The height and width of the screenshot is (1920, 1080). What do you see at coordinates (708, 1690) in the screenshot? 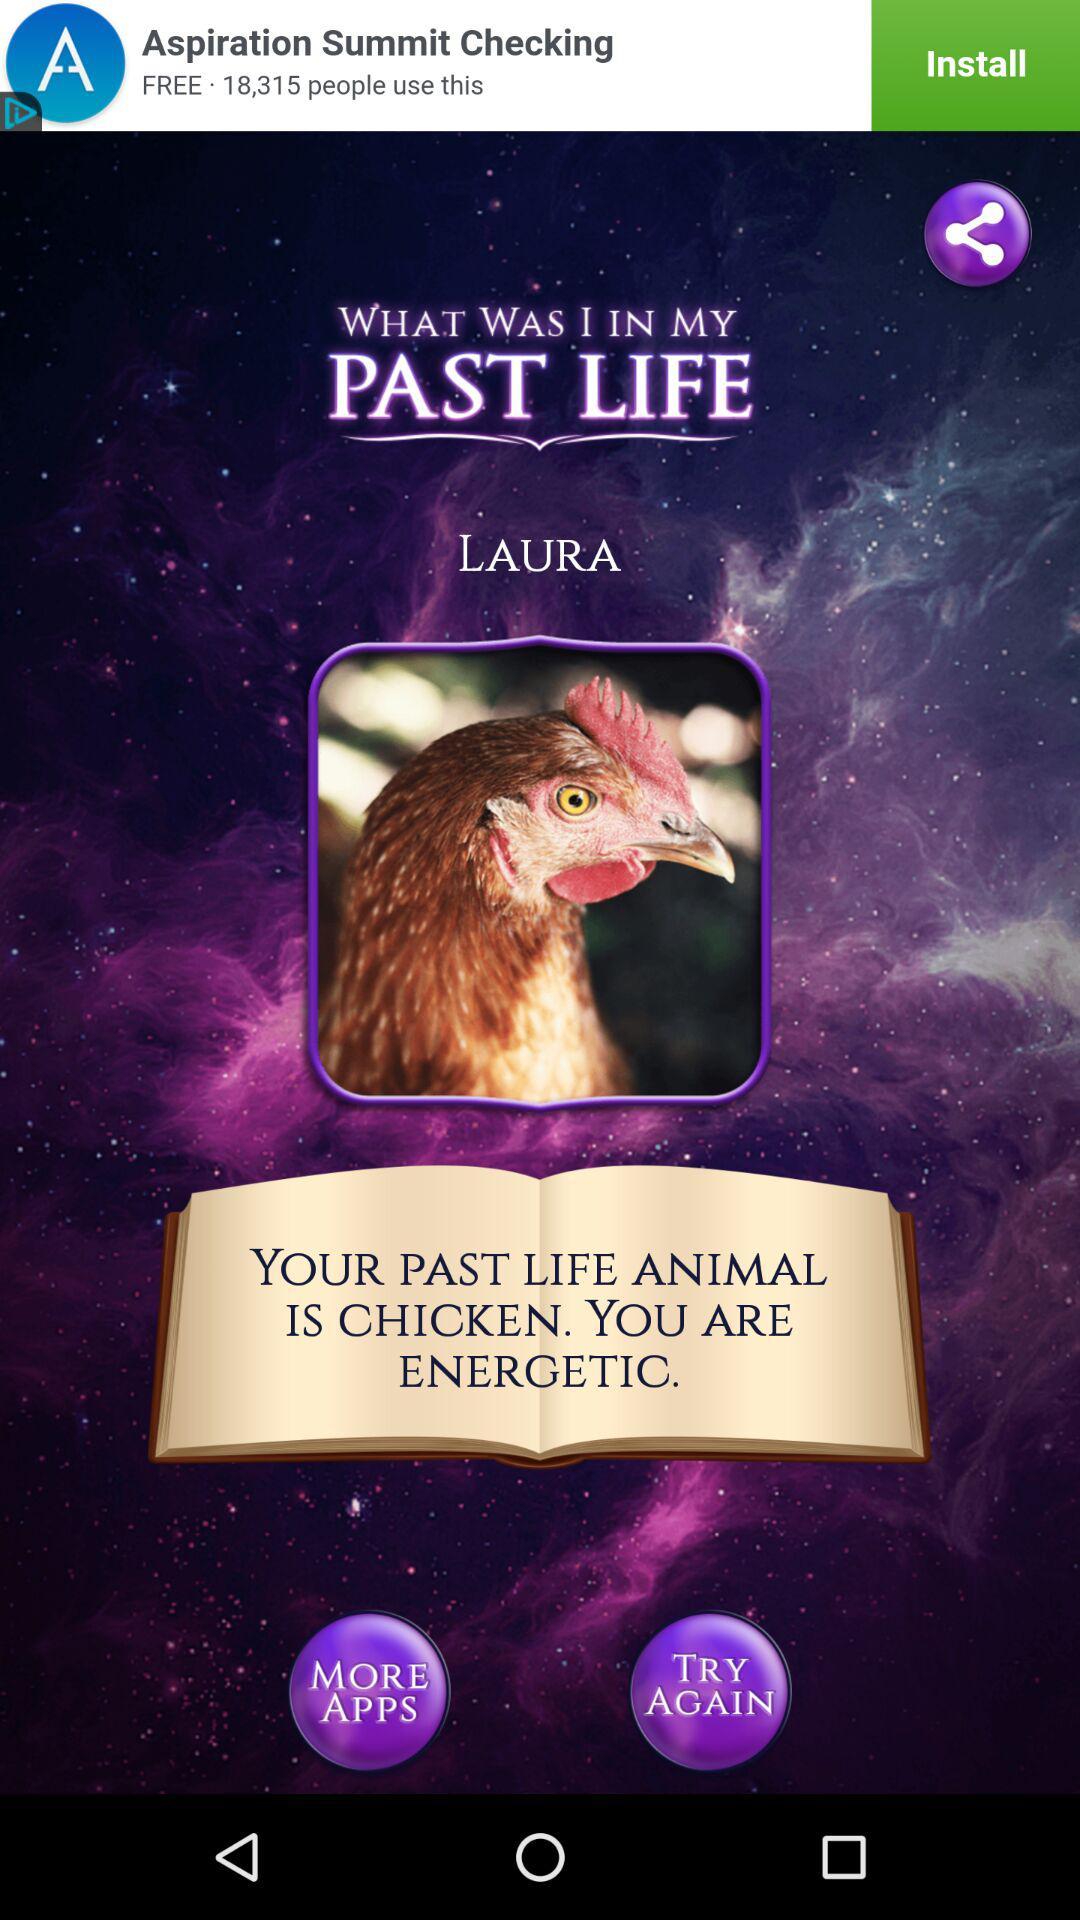
I see `try quiz again` at bounding box center [708, 1690].